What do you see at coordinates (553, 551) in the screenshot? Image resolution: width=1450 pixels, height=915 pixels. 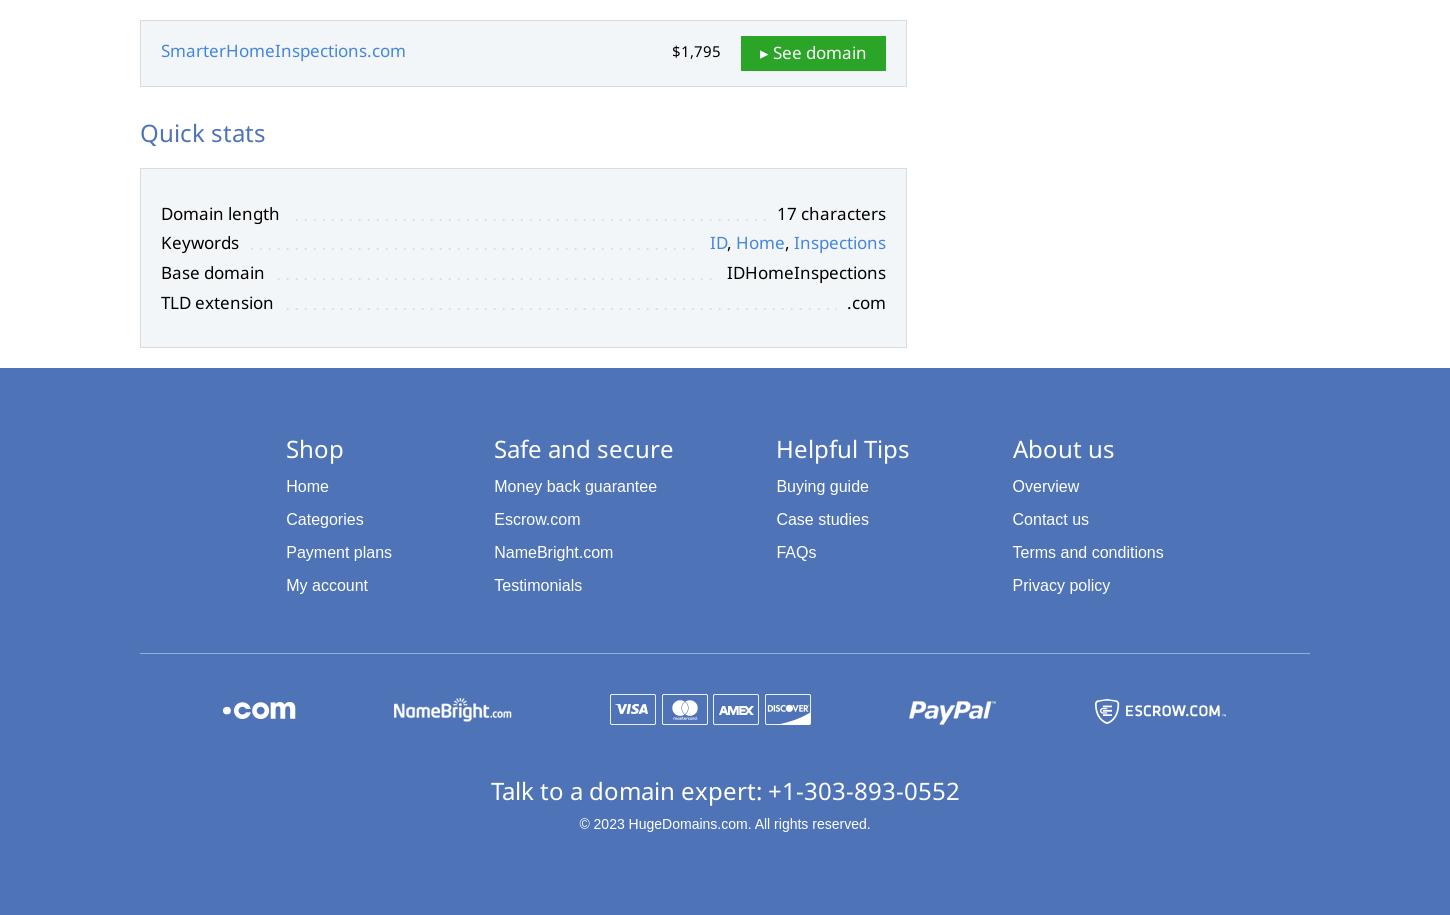 I see `'NameBright.com'` at bounding box center [553, 551].